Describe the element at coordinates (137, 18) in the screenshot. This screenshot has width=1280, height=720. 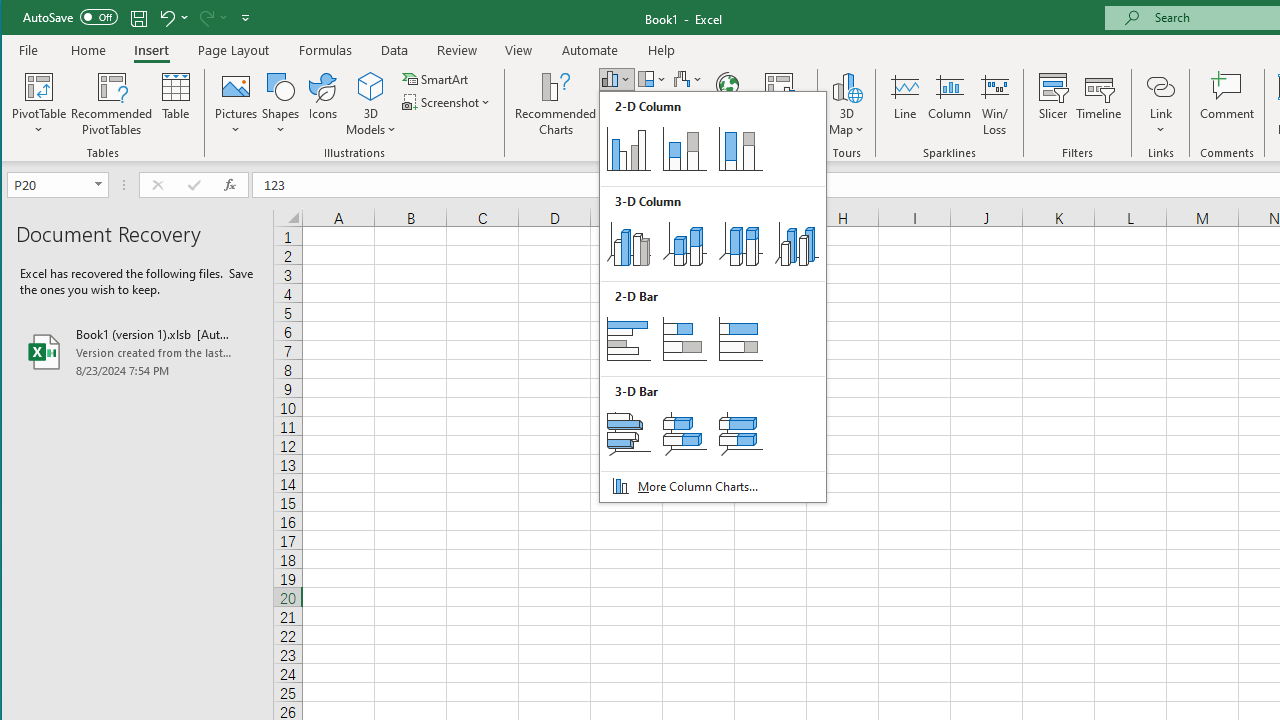
I see `'Quick Access Toolbar'` at that location.